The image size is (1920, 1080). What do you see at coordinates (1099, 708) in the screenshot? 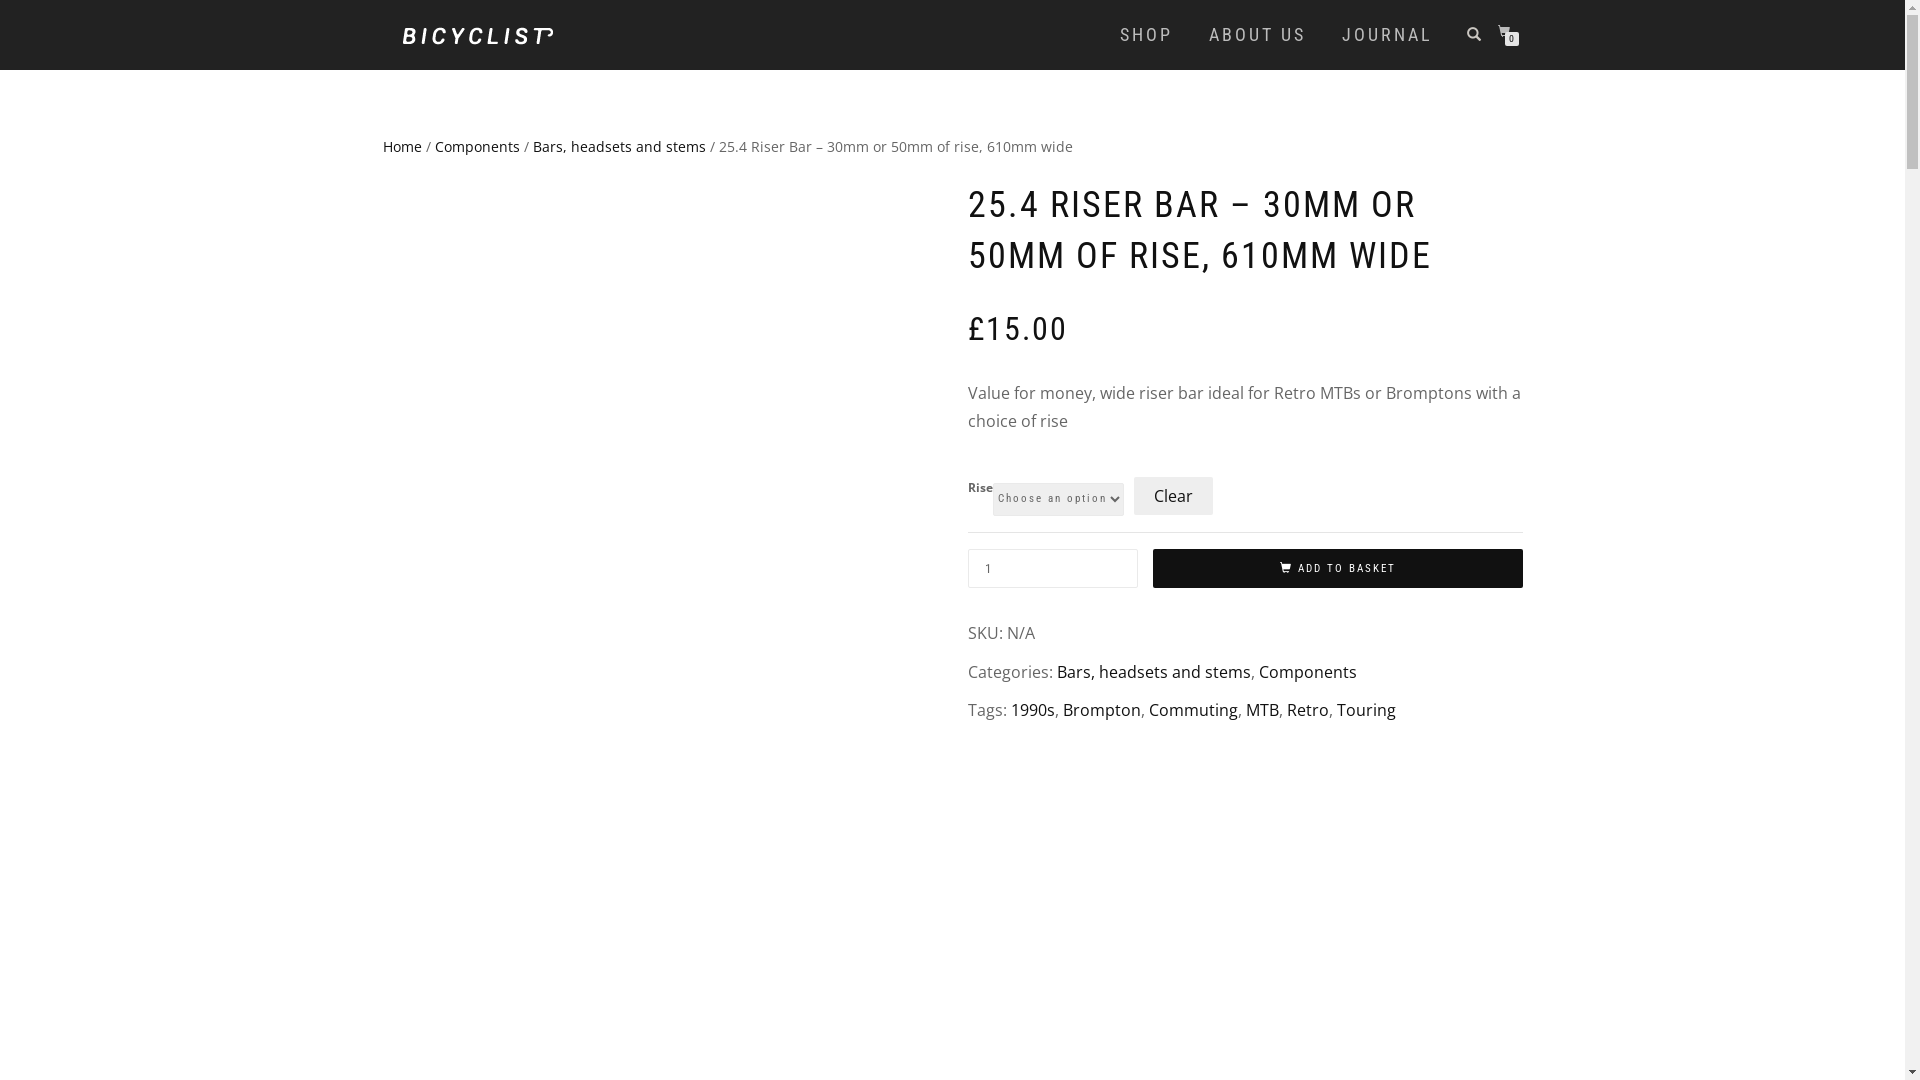
I see `'Brompton'` at bounding box center [1099, 708].